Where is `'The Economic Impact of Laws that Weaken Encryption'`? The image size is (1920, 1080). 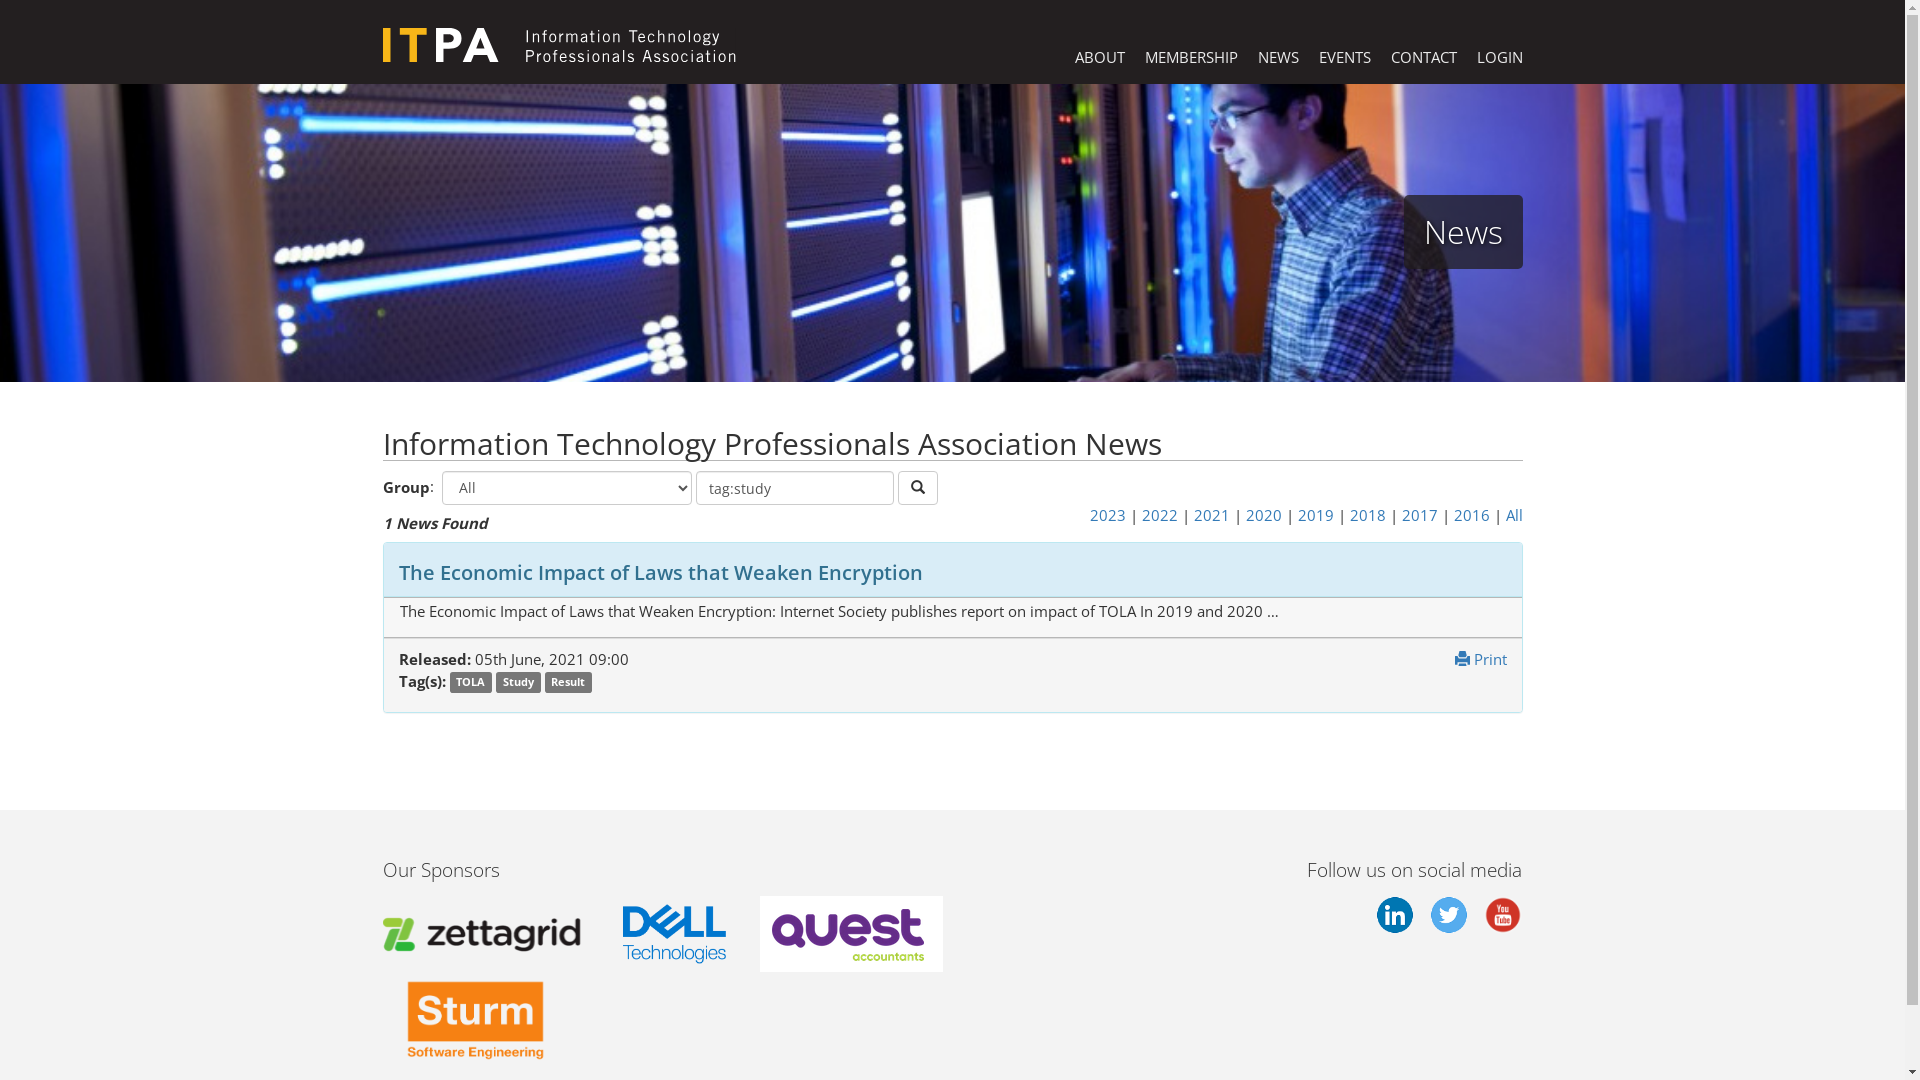
'The Economic Impact of Laws that Weaken Encryption' is located at coordinates (660, 571).